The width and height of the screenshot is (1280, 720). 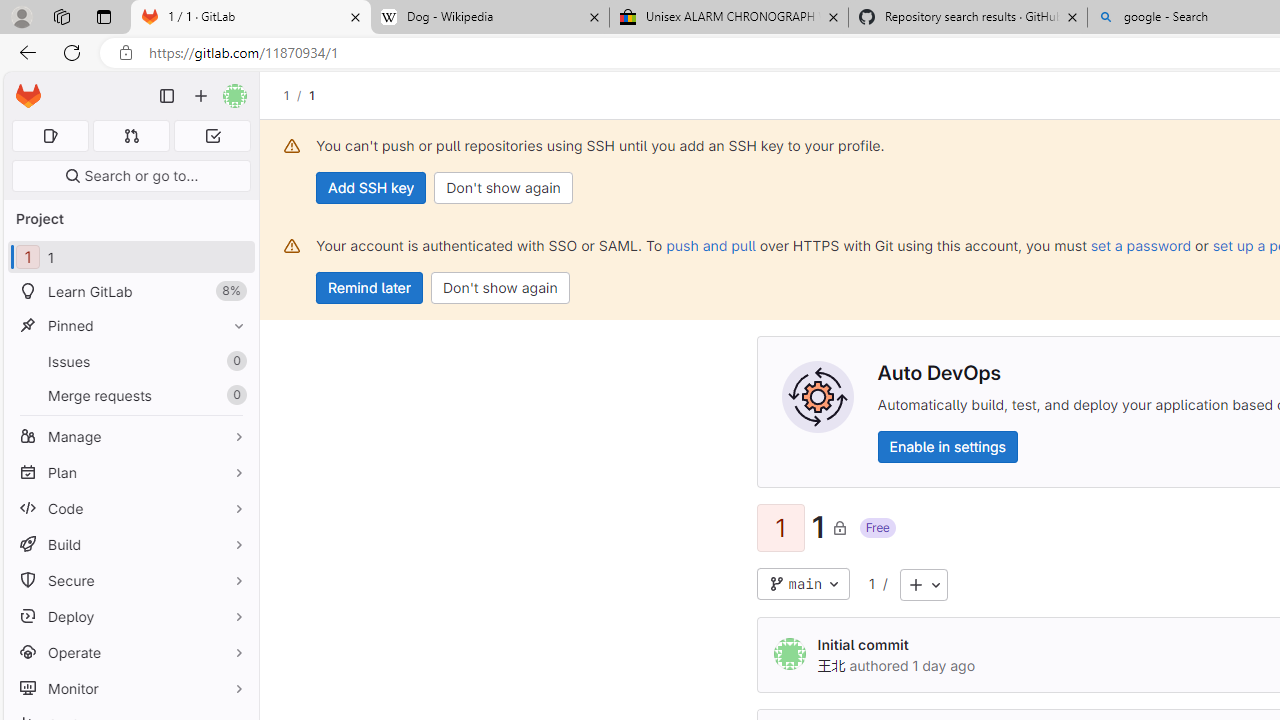 What do you see at coordinates (130, 687) in the screenshot?
I see `'Monitor'` at bounding box center [130, 687].